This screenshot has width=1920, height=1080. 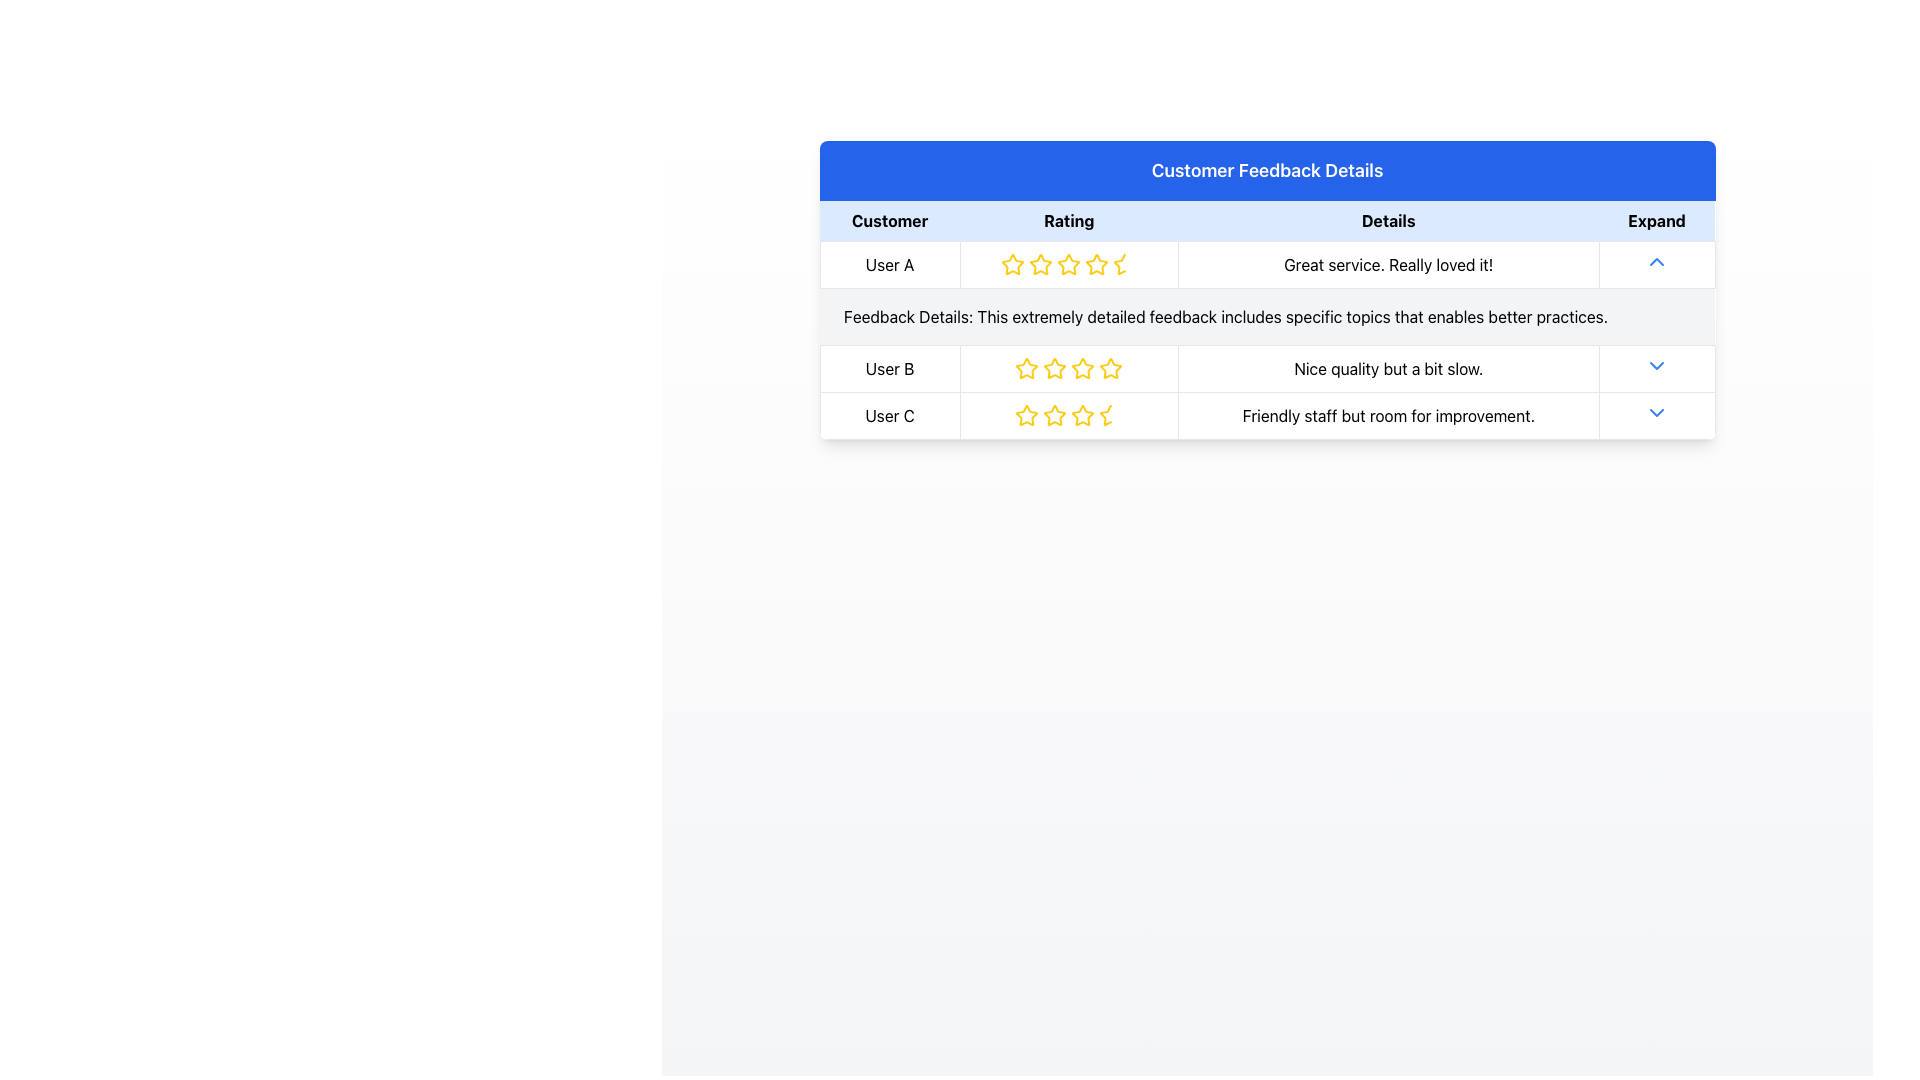 I want to click on the third star icon in the 'Rating' column corresponding to 'User C' to set or adjust the rating, so click(x=1054, y=415).